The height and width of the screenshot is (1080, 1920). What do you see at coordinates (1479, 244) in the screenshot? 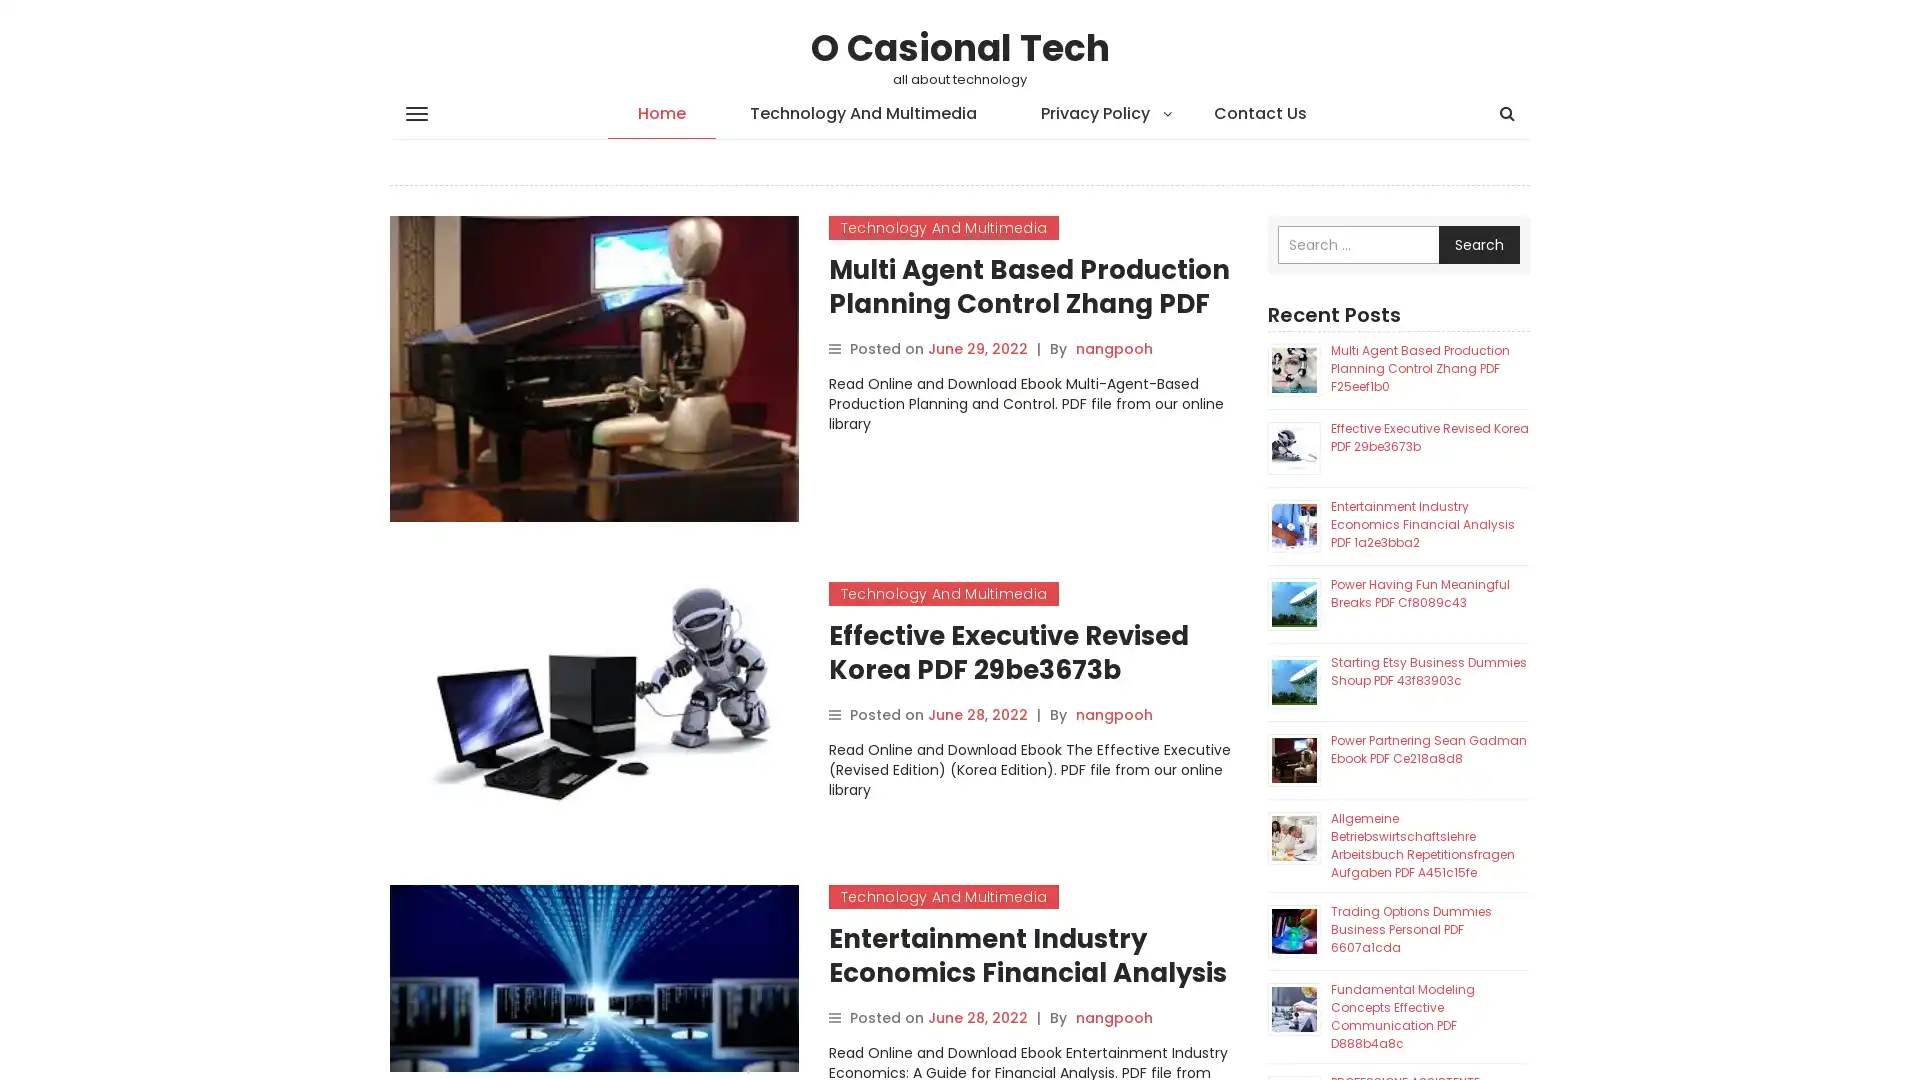
I see `Search` at bounding box center [1479, 244].